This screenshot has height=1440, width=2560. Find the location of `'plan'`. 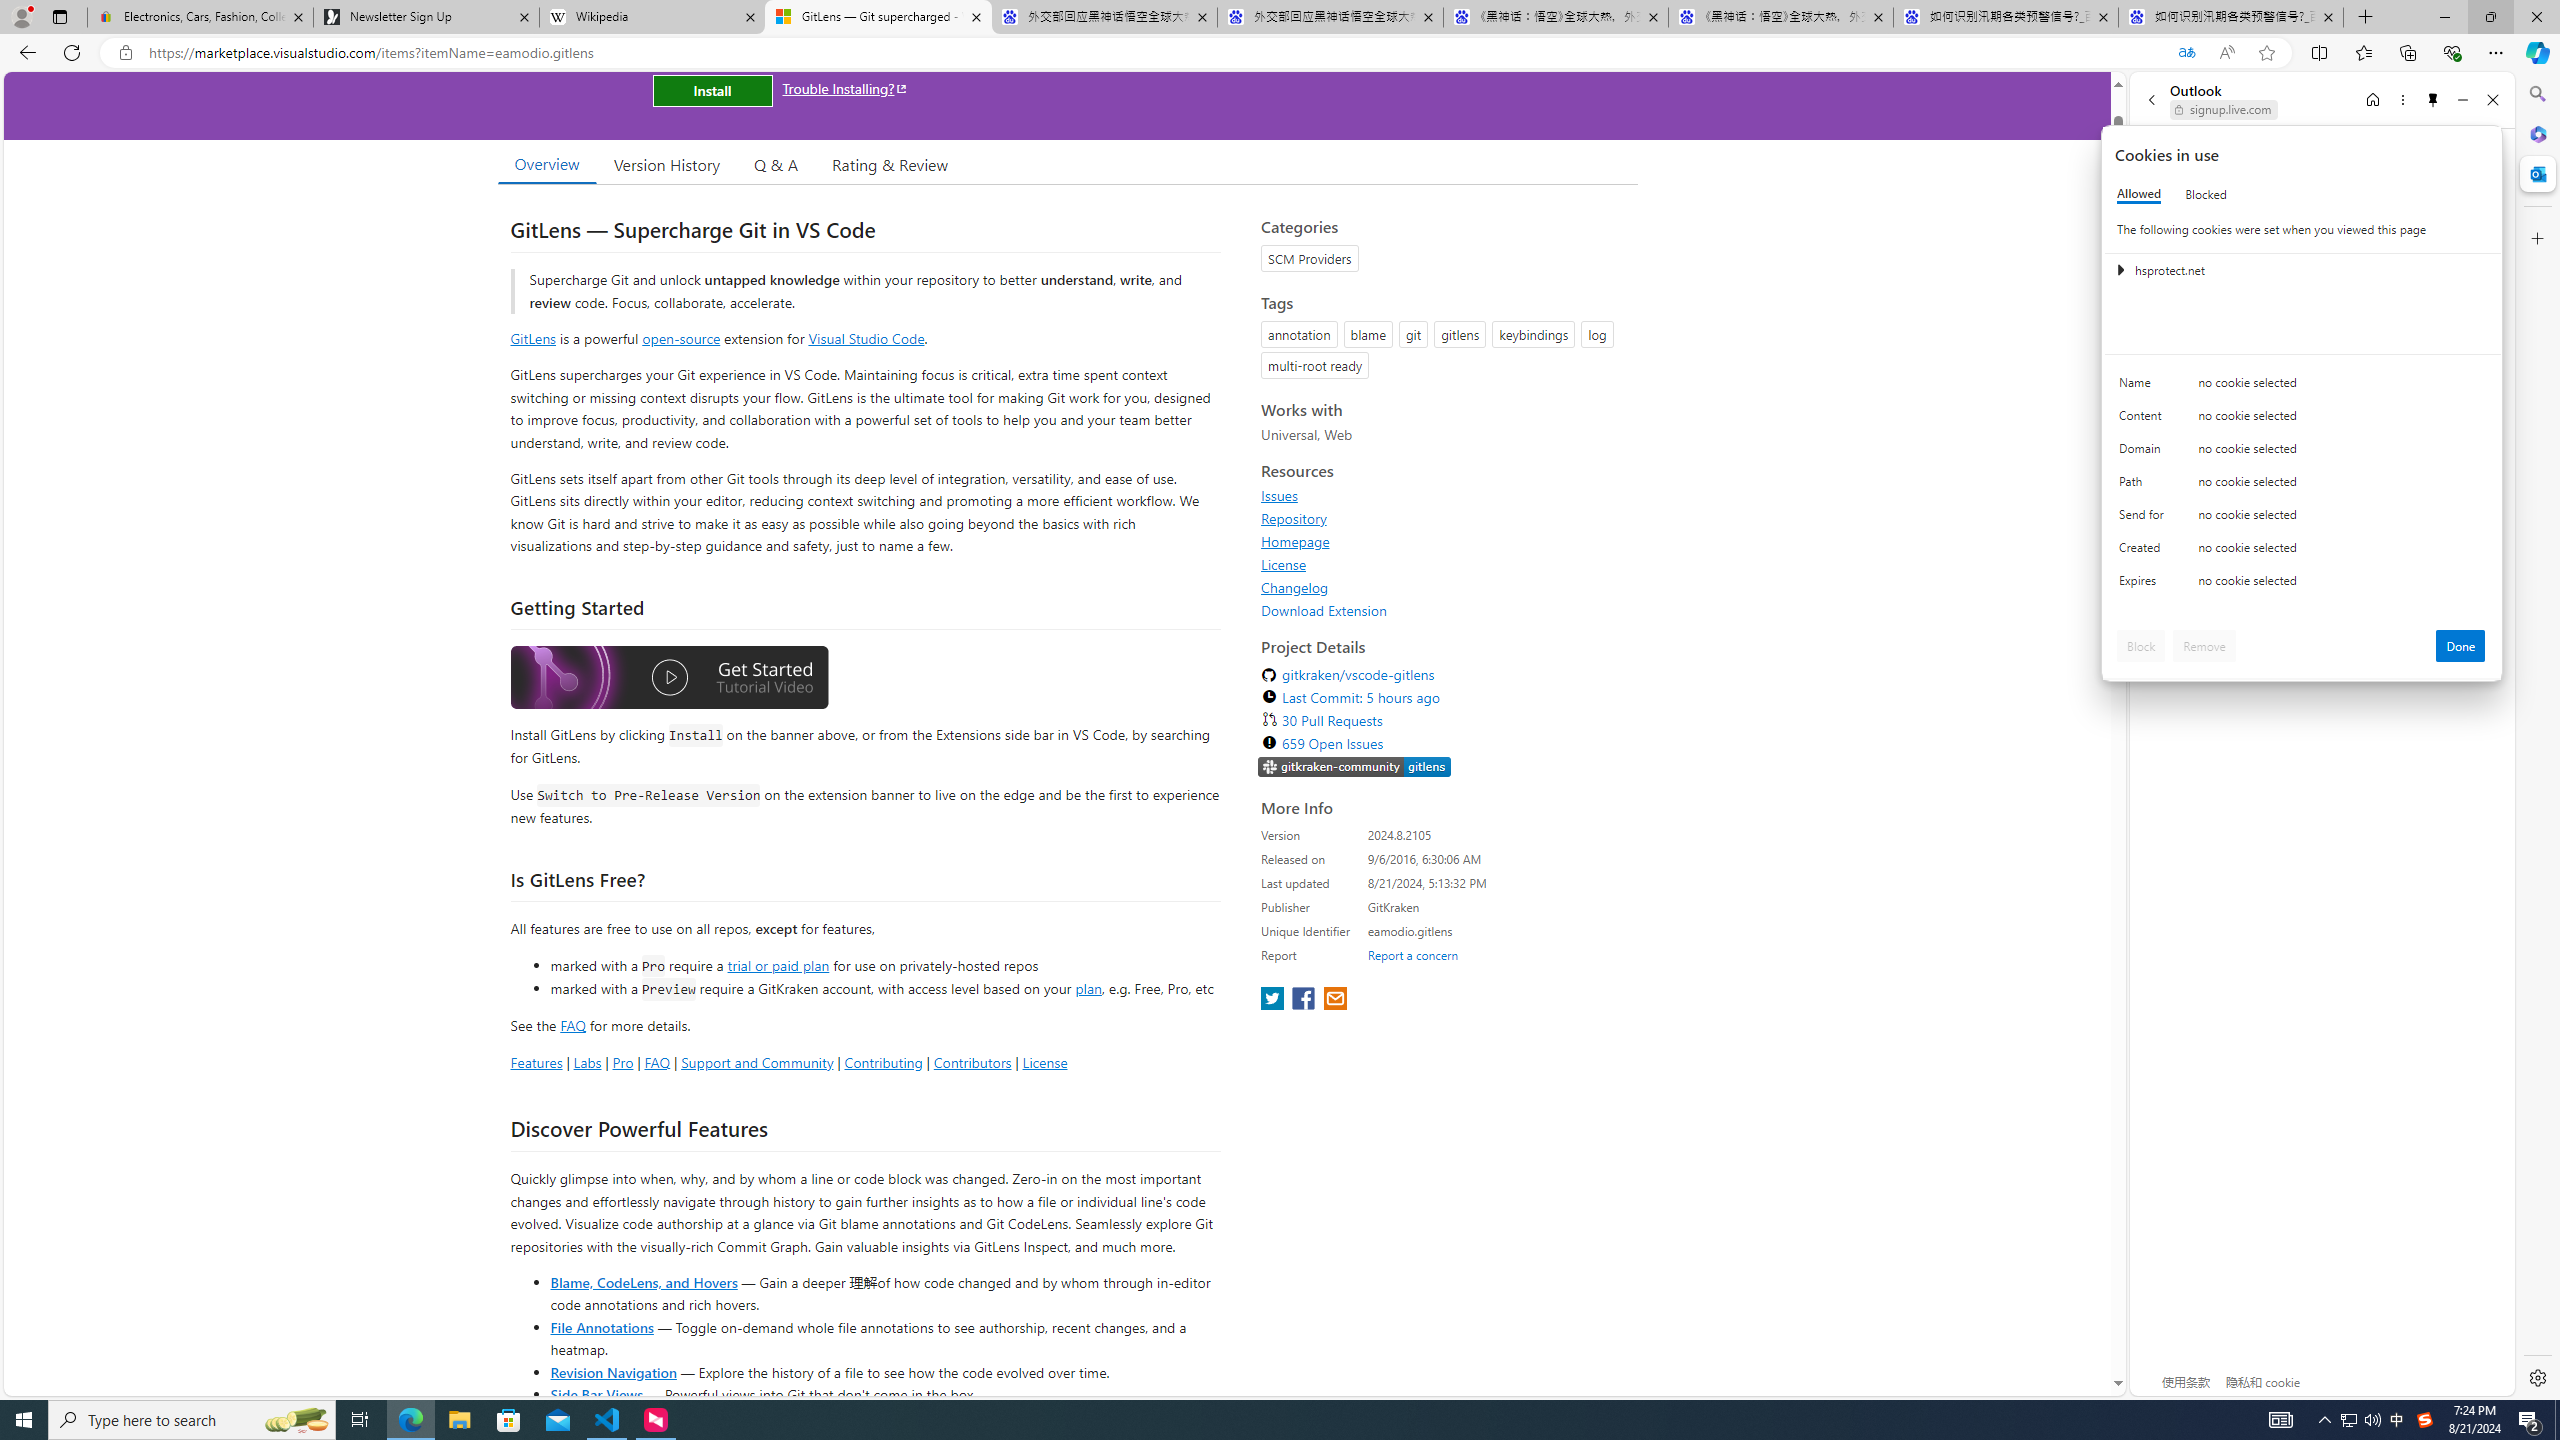

'plan' is located at coordinates (1088, 988).